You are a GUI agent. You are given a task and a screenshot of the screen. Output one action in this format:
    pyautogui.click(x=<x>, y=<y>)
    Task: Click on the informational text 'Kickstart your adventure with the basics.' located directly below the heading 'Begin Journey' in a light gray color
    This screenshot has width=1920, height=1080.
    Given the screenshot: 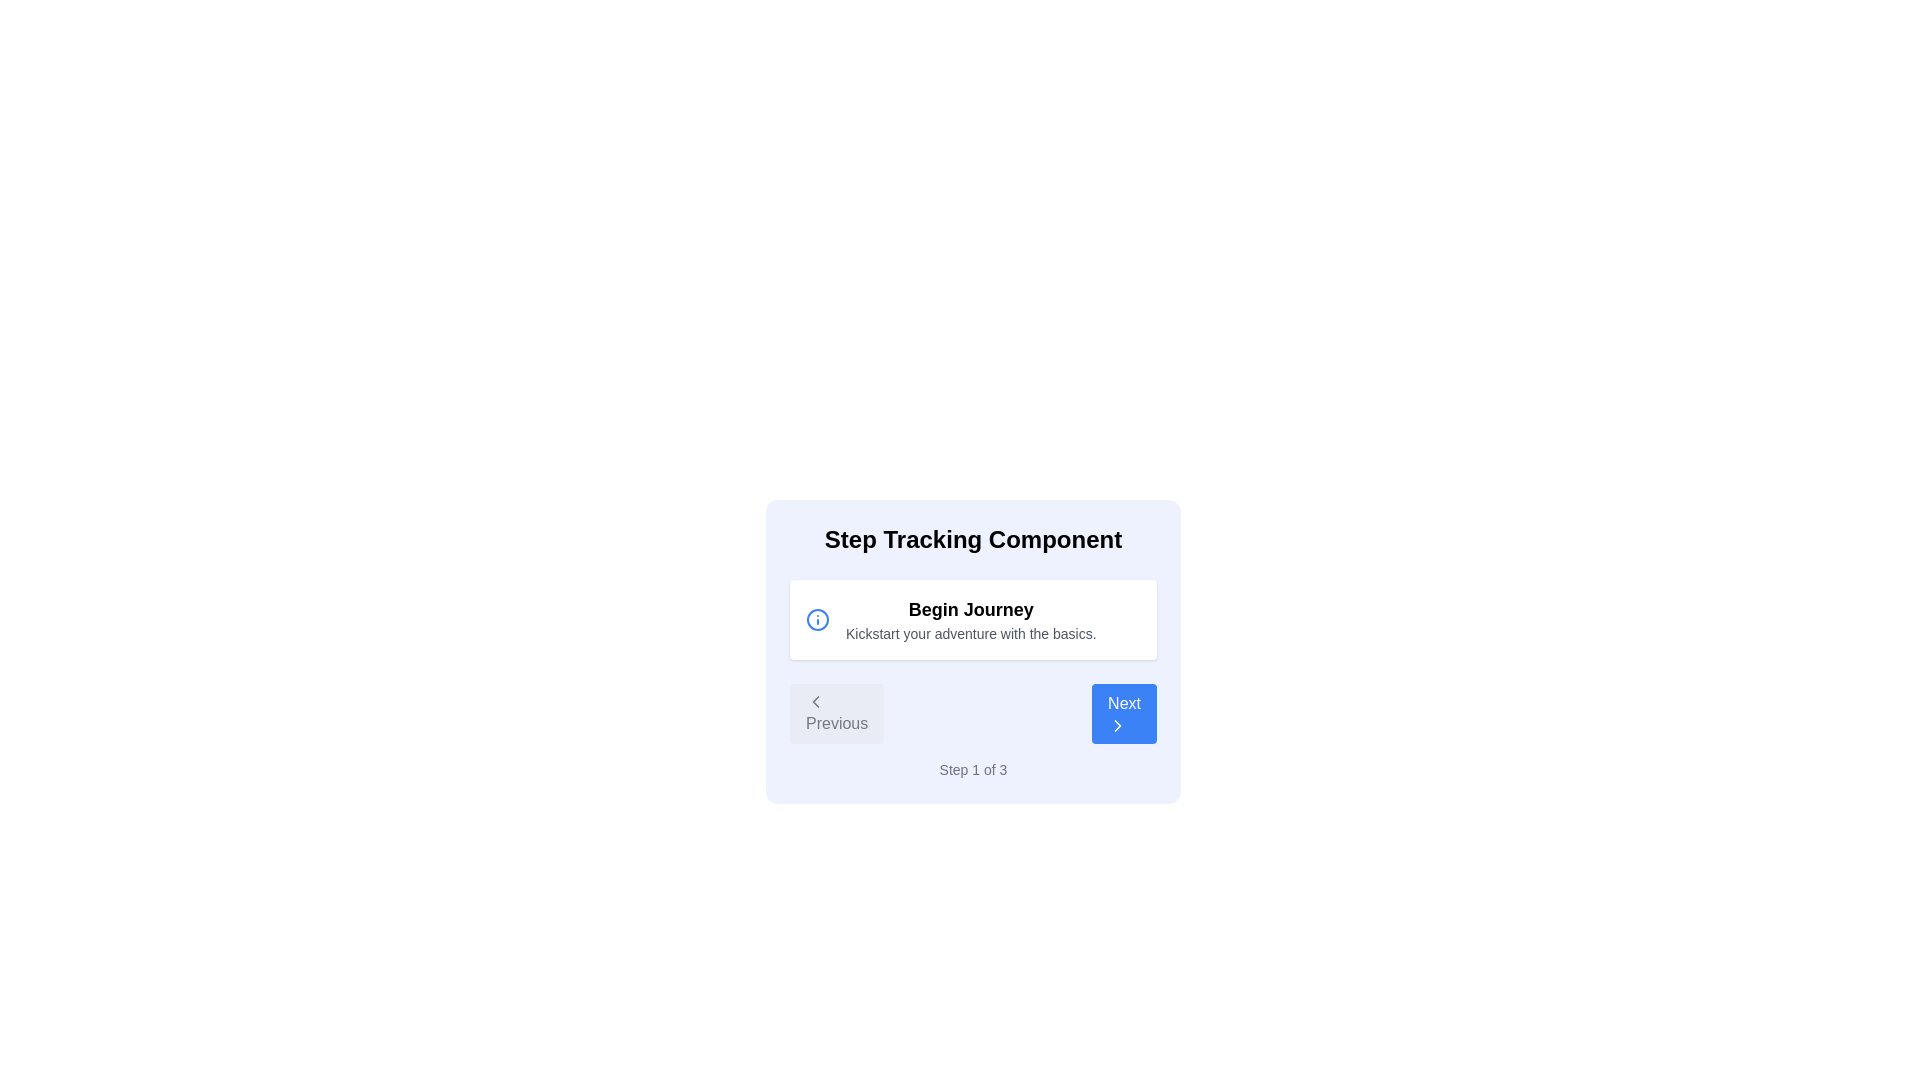 What is the action you would take?
    pyautogui.click(x=971, y=633)
    